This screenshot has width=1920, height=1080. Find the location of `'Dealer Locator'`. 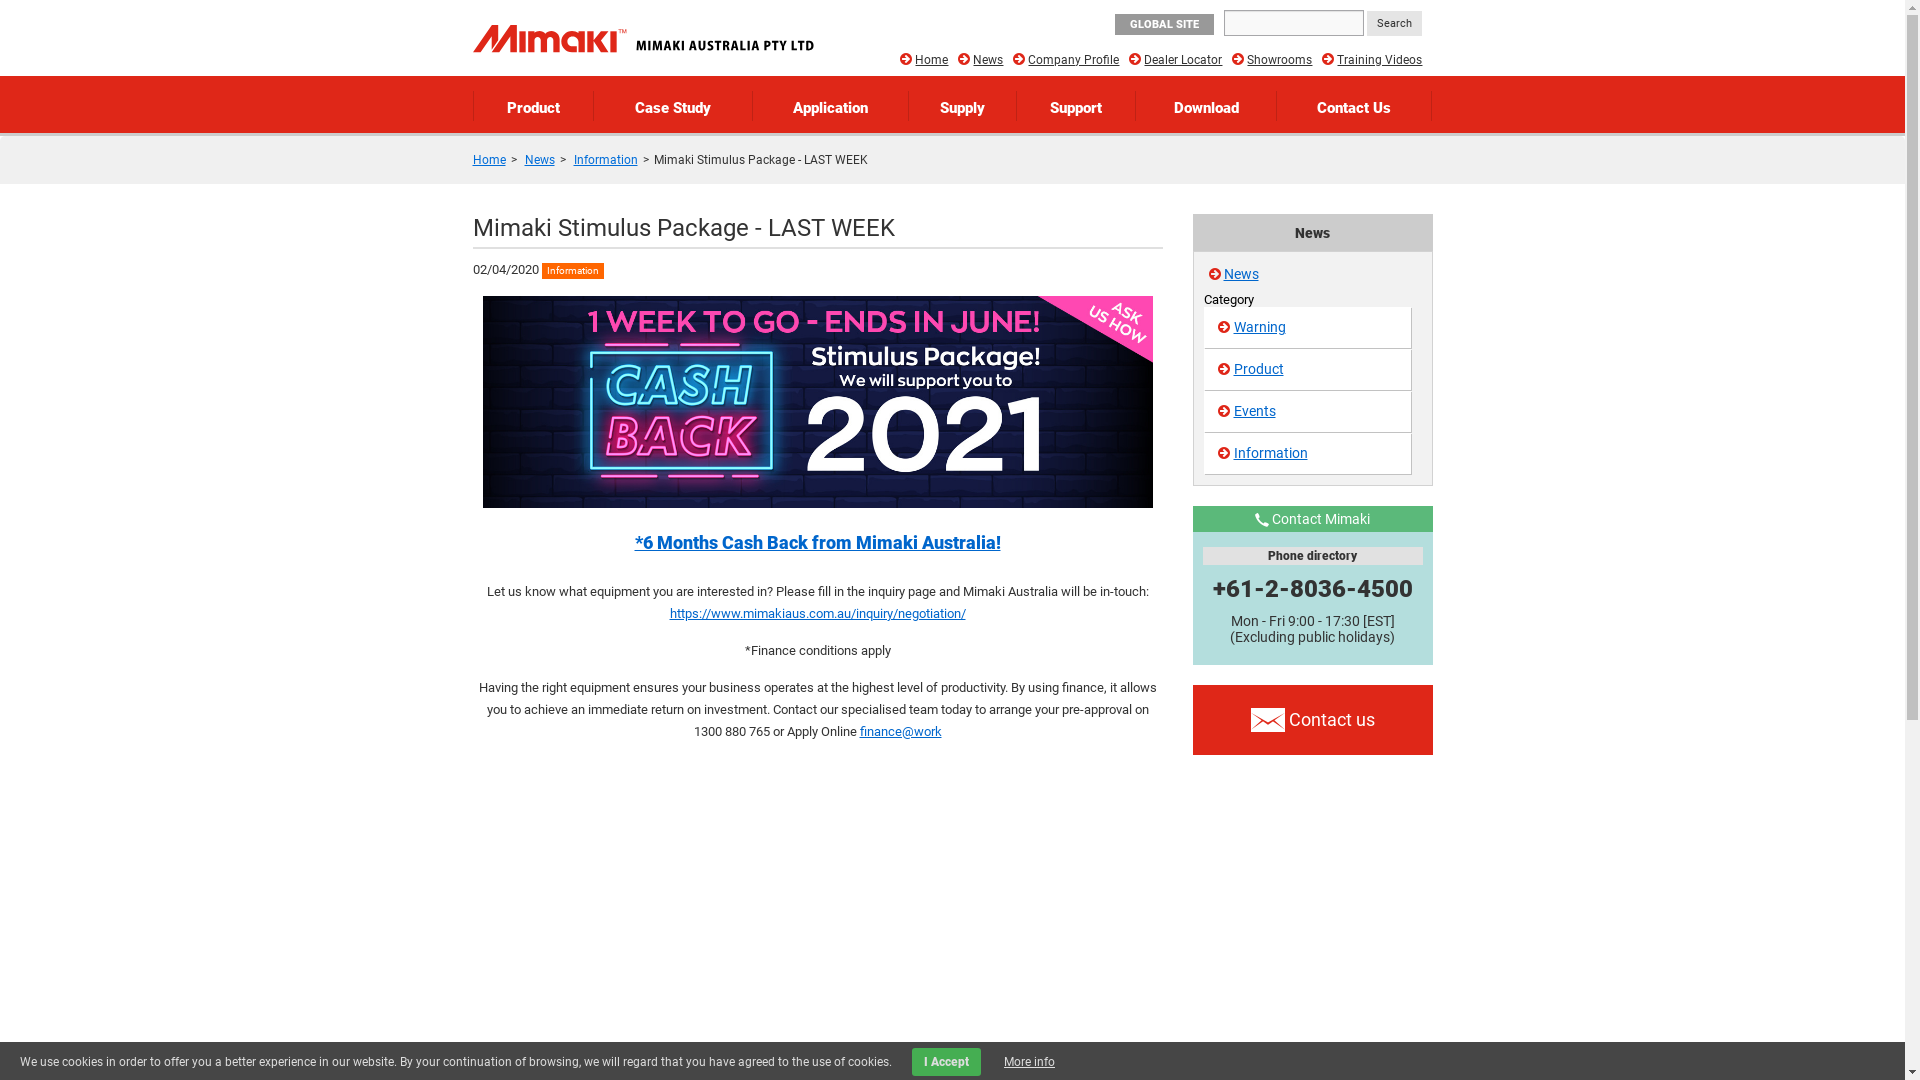

'Dealer Locator' is located at coordinates (1182, 59).